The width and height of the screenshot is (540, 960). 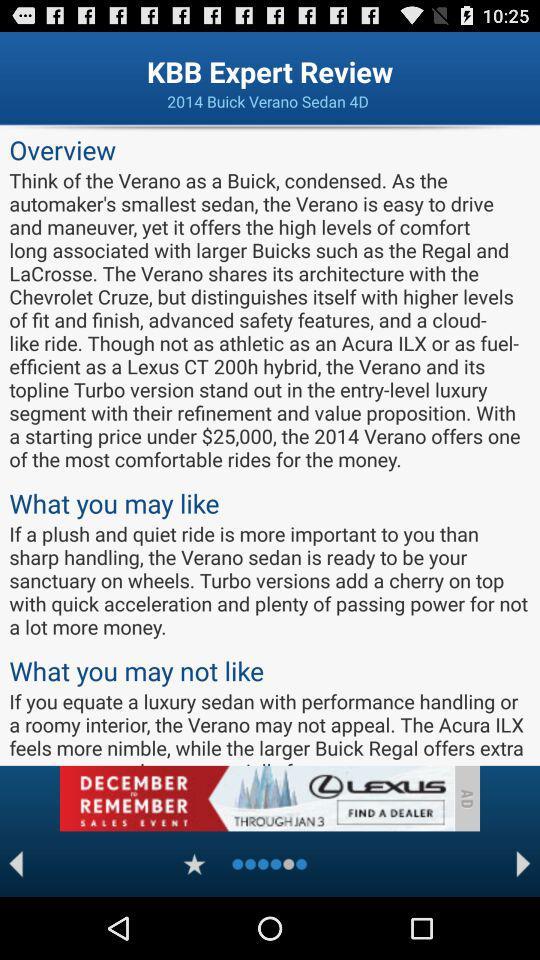 I want to click on previous, so click(x=15, y=863).